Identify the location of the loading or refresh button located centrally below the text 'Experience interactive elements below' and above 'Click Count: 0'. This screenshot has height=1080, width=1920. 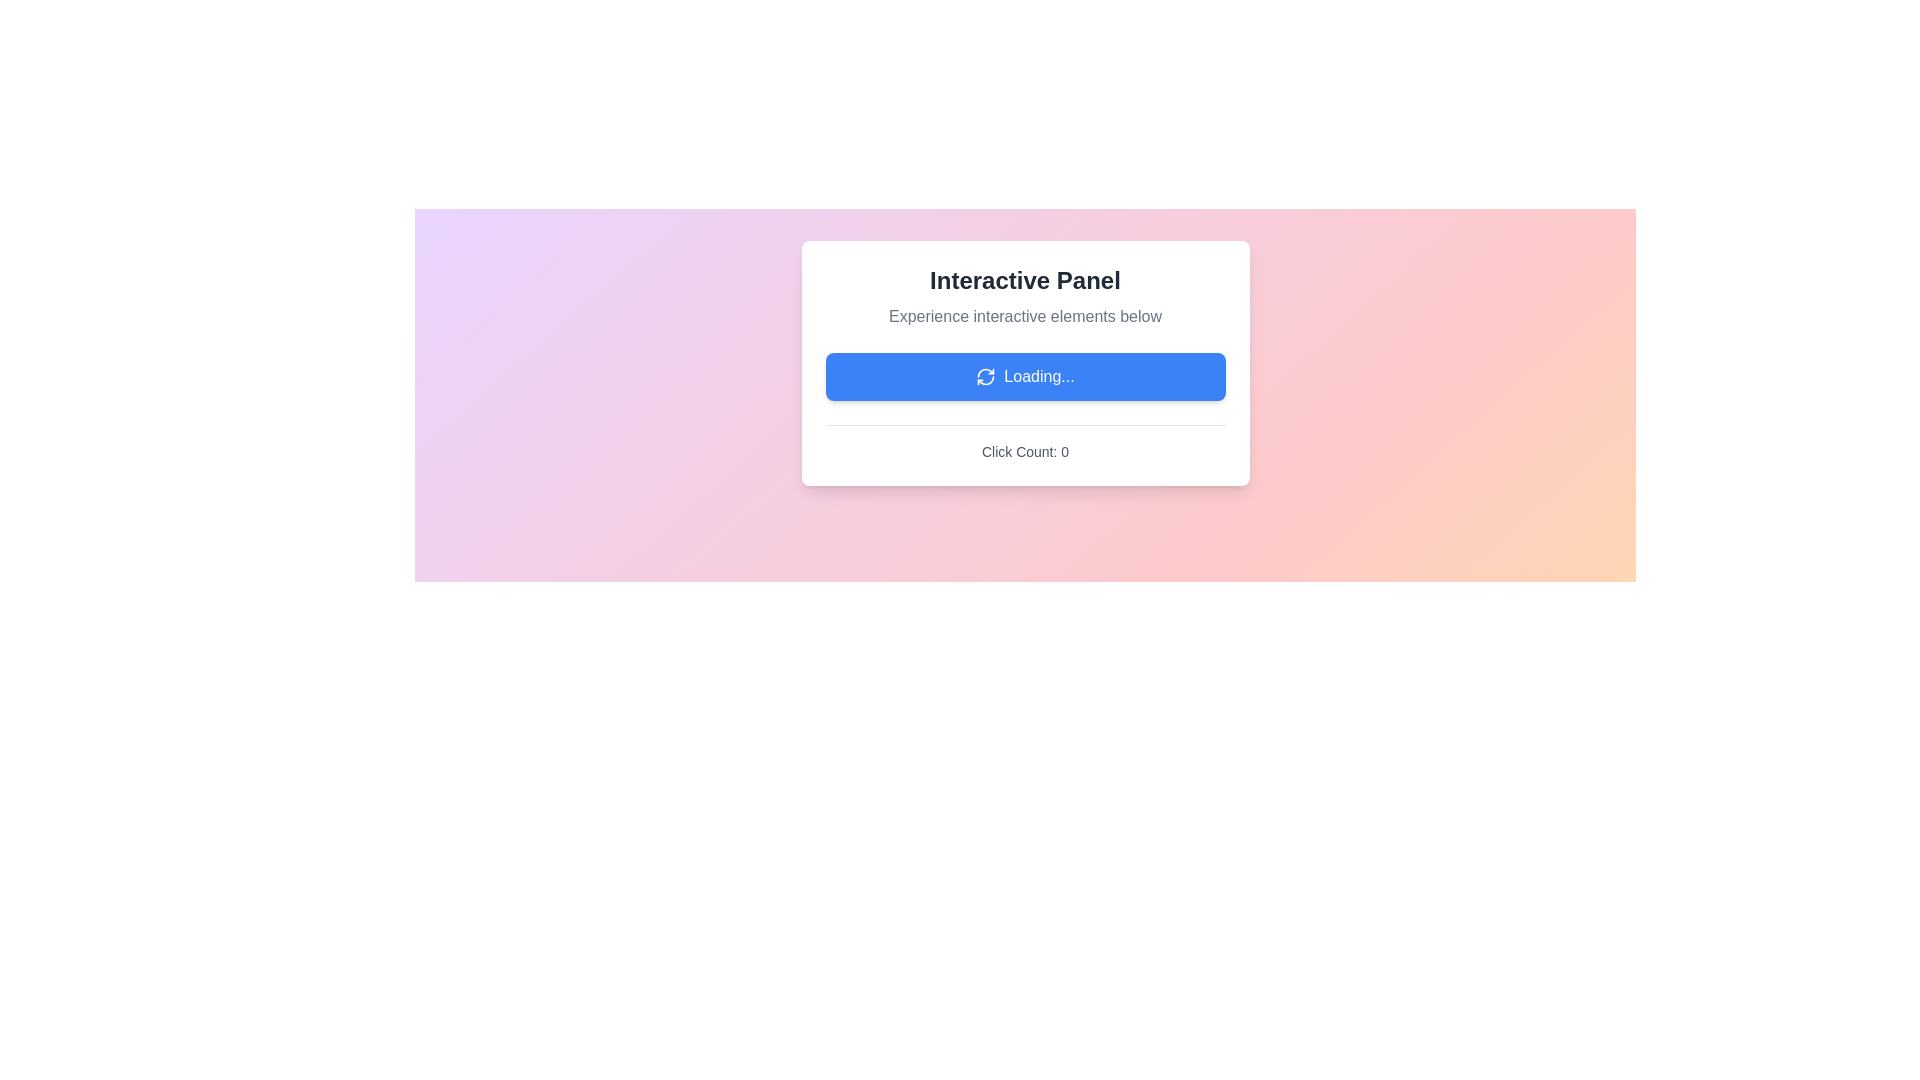
(1025, 377).